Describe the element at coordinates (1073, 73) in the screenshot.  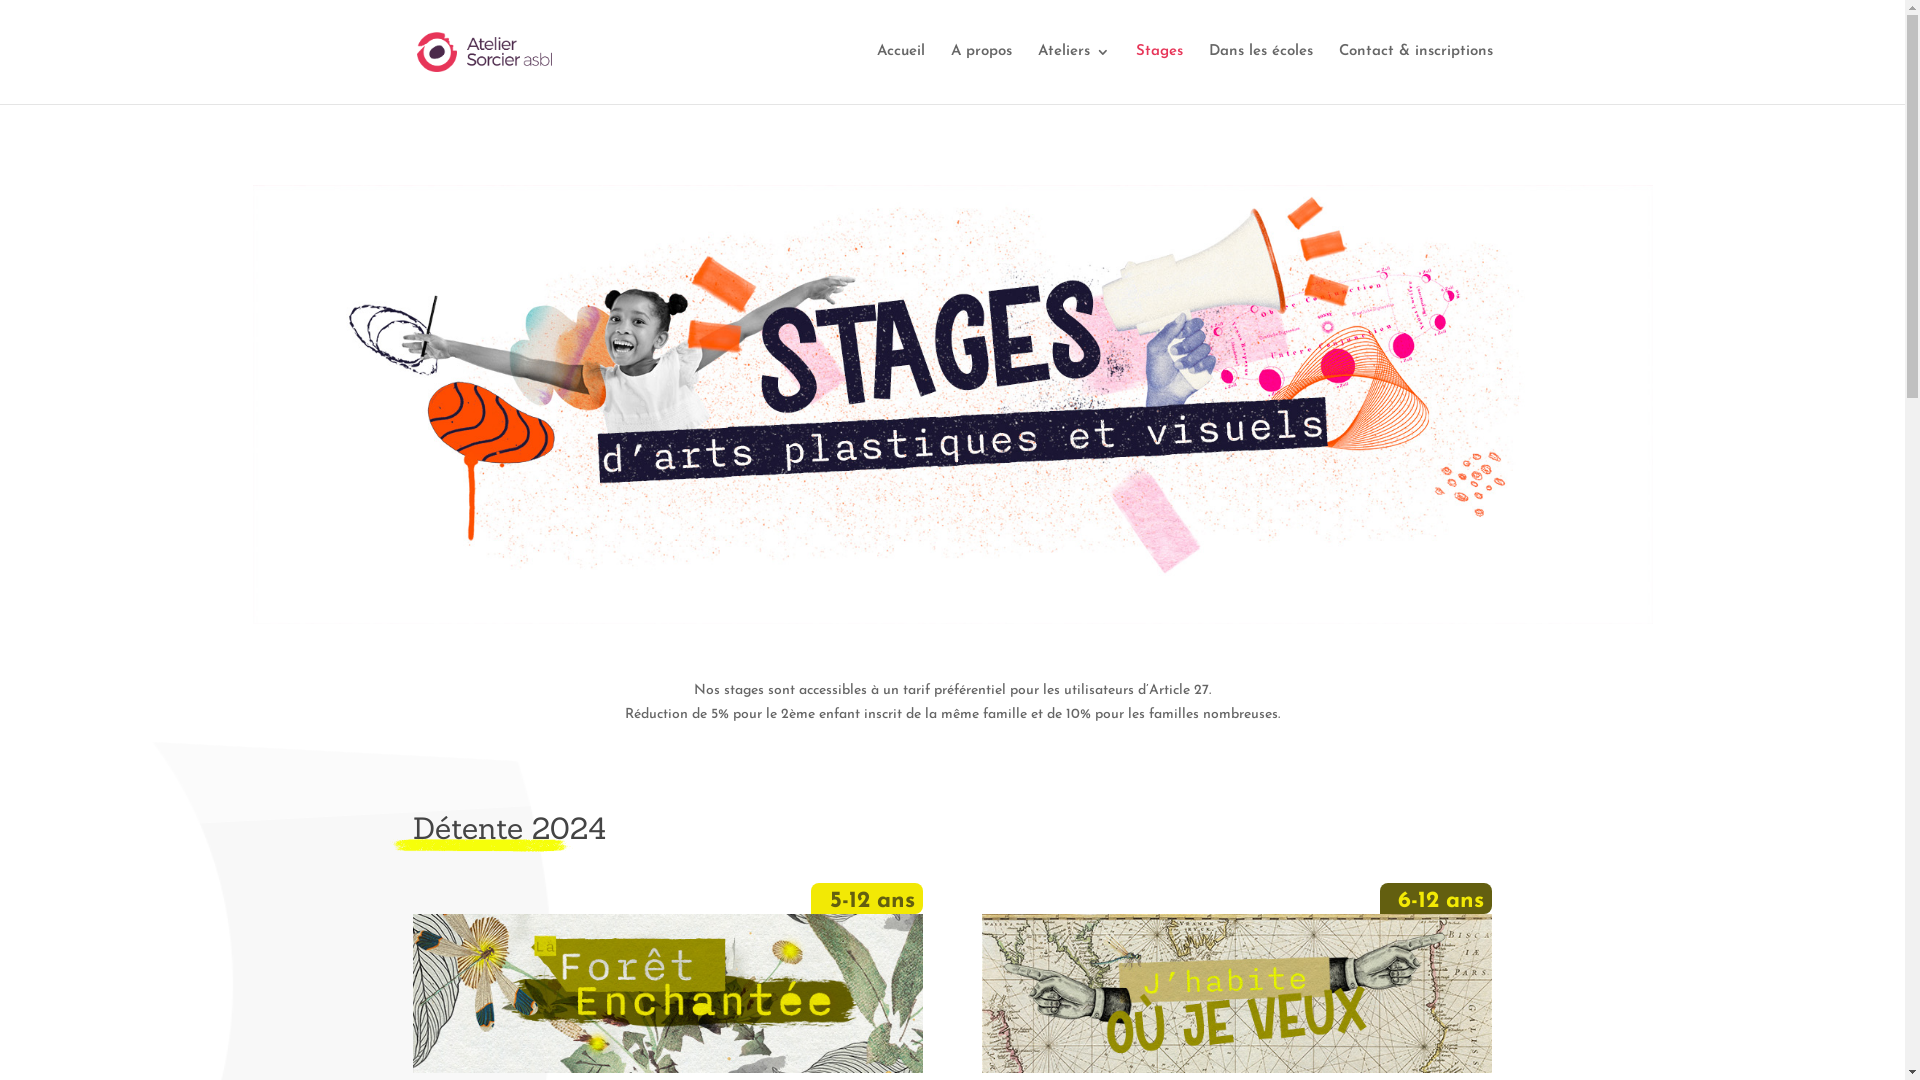
I see `'Ateliers'` at that location.